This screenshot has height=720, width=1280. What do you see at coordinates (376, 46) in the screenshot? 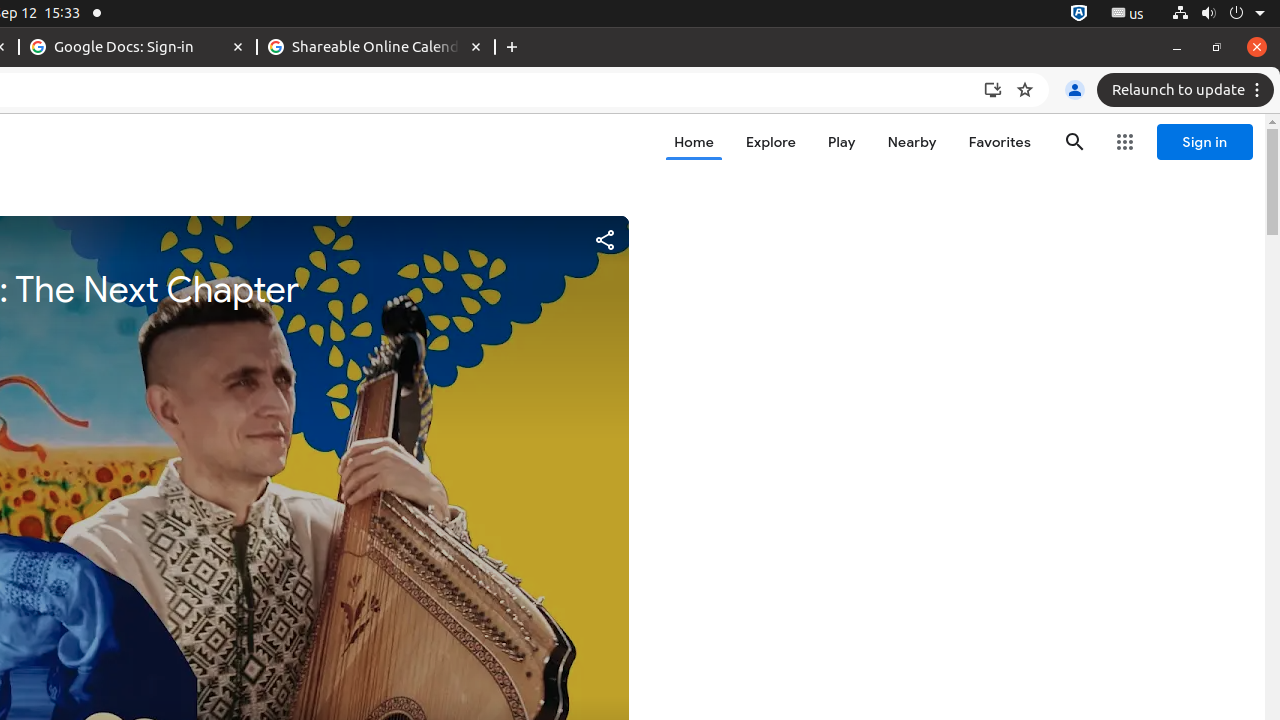
I see `'Shareable Online Calendar and Scheduling - Google Calendar - Memory usage - 88.5 MB'` at bounding box center [376, 46].